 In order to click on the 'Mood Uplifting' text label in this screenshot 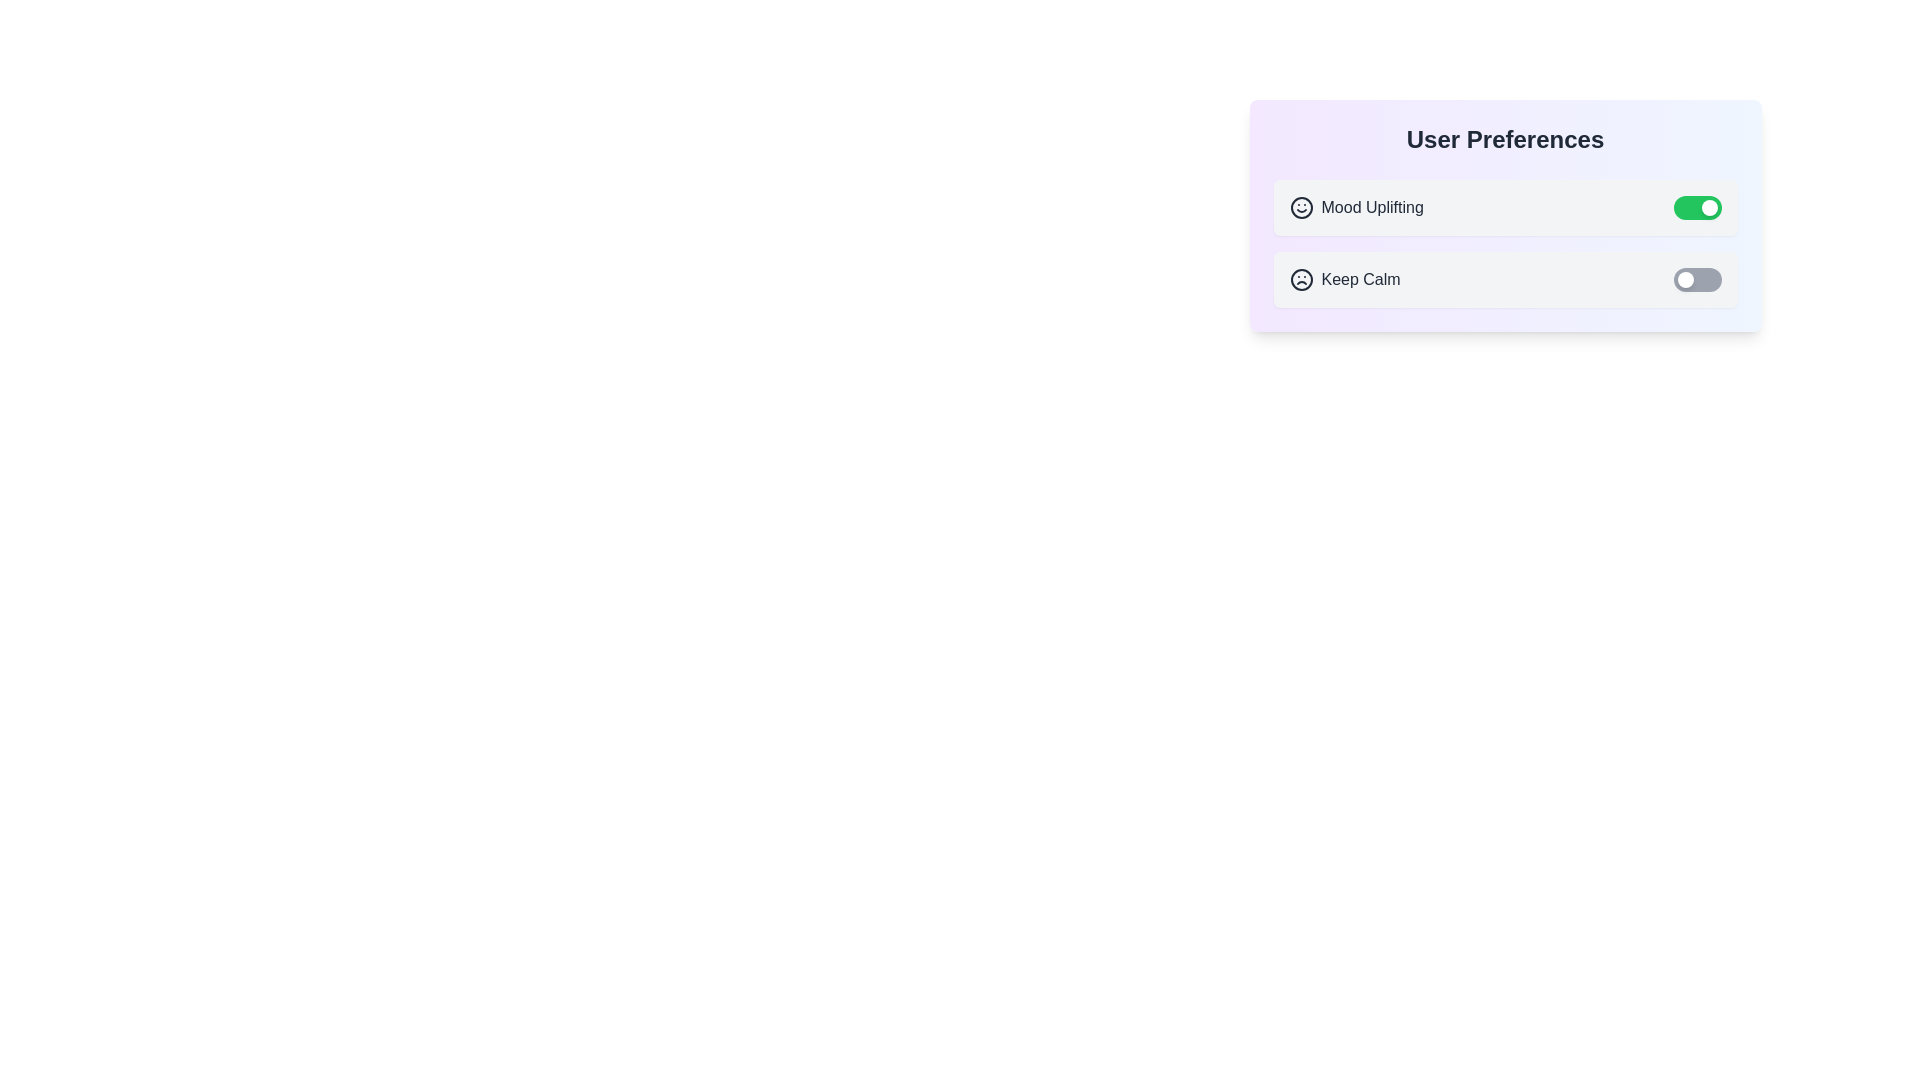, I will do `click(1371, 208)`.